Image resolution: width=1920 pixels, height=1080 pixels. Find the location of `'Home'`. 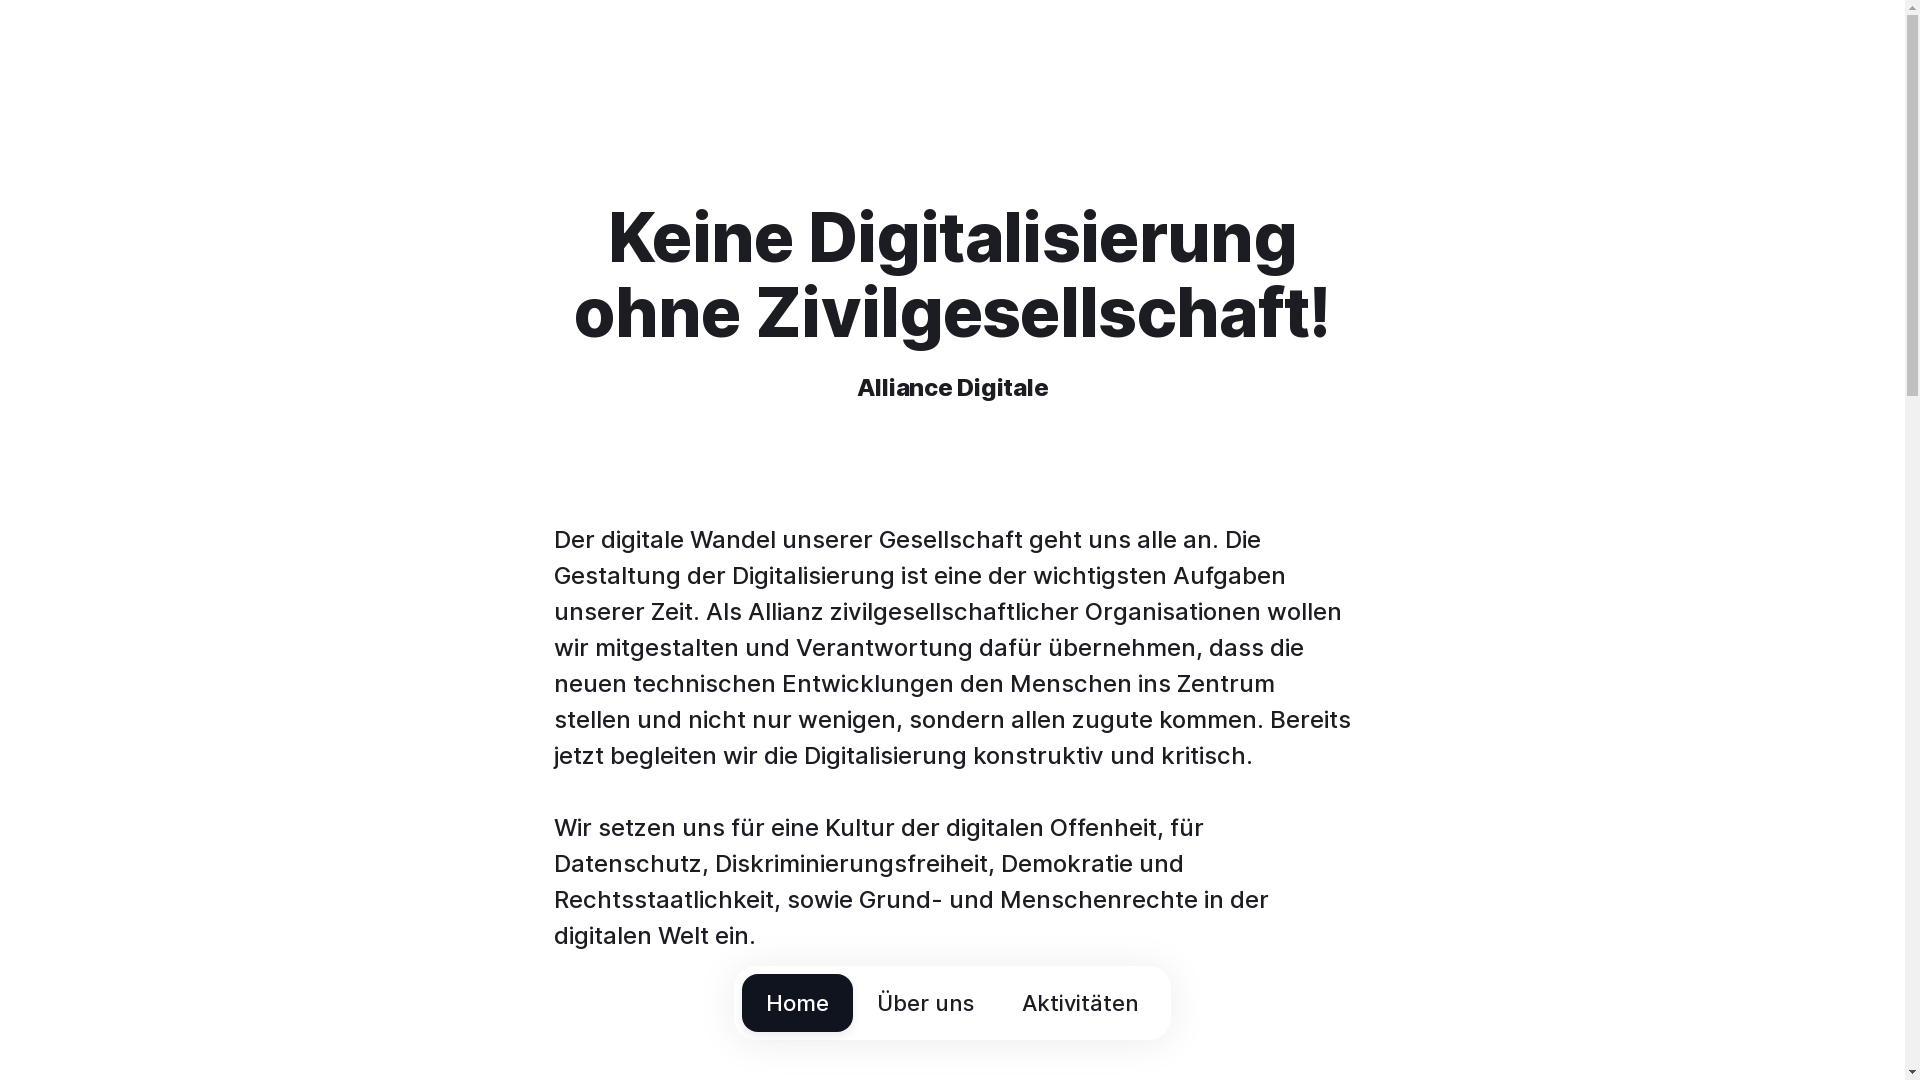

'Home' is located at coordinates (741, 1002).